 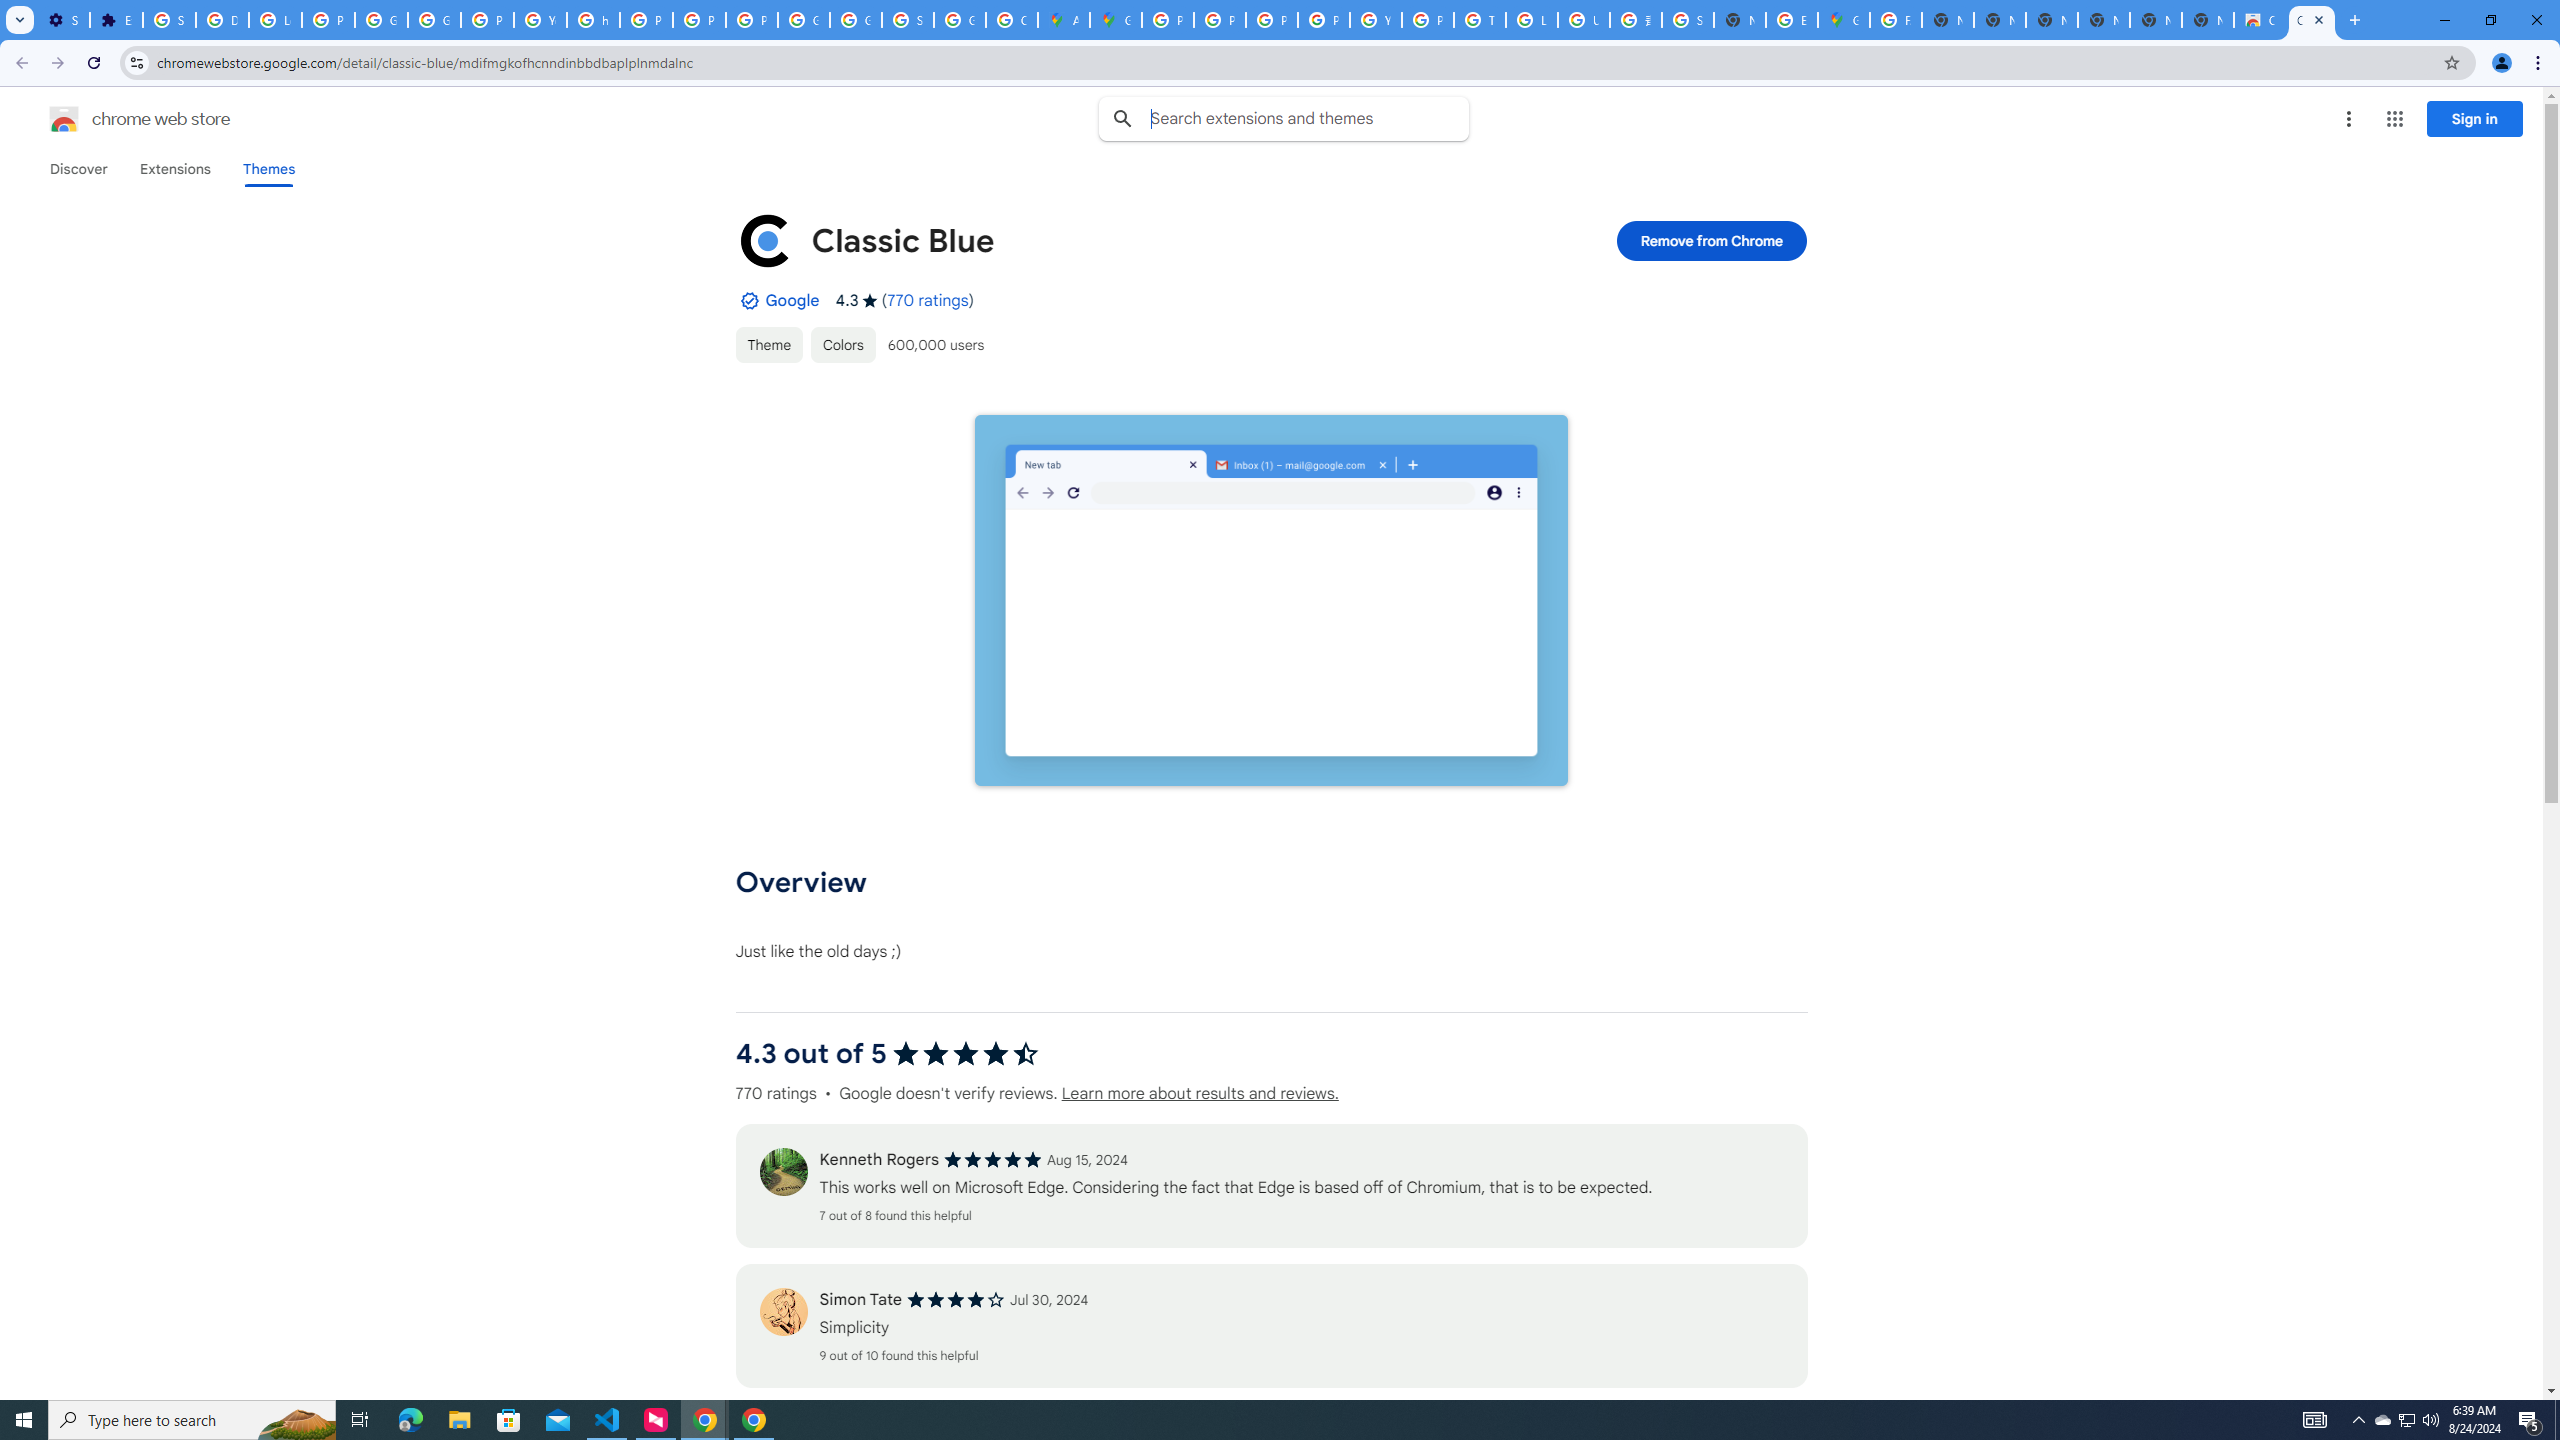 What do you see at coordinates (221, 19) in the screenshot?
I see `'Delete photos & videos - Computer - Google Photos Help'` at bounding box center [221, 19].